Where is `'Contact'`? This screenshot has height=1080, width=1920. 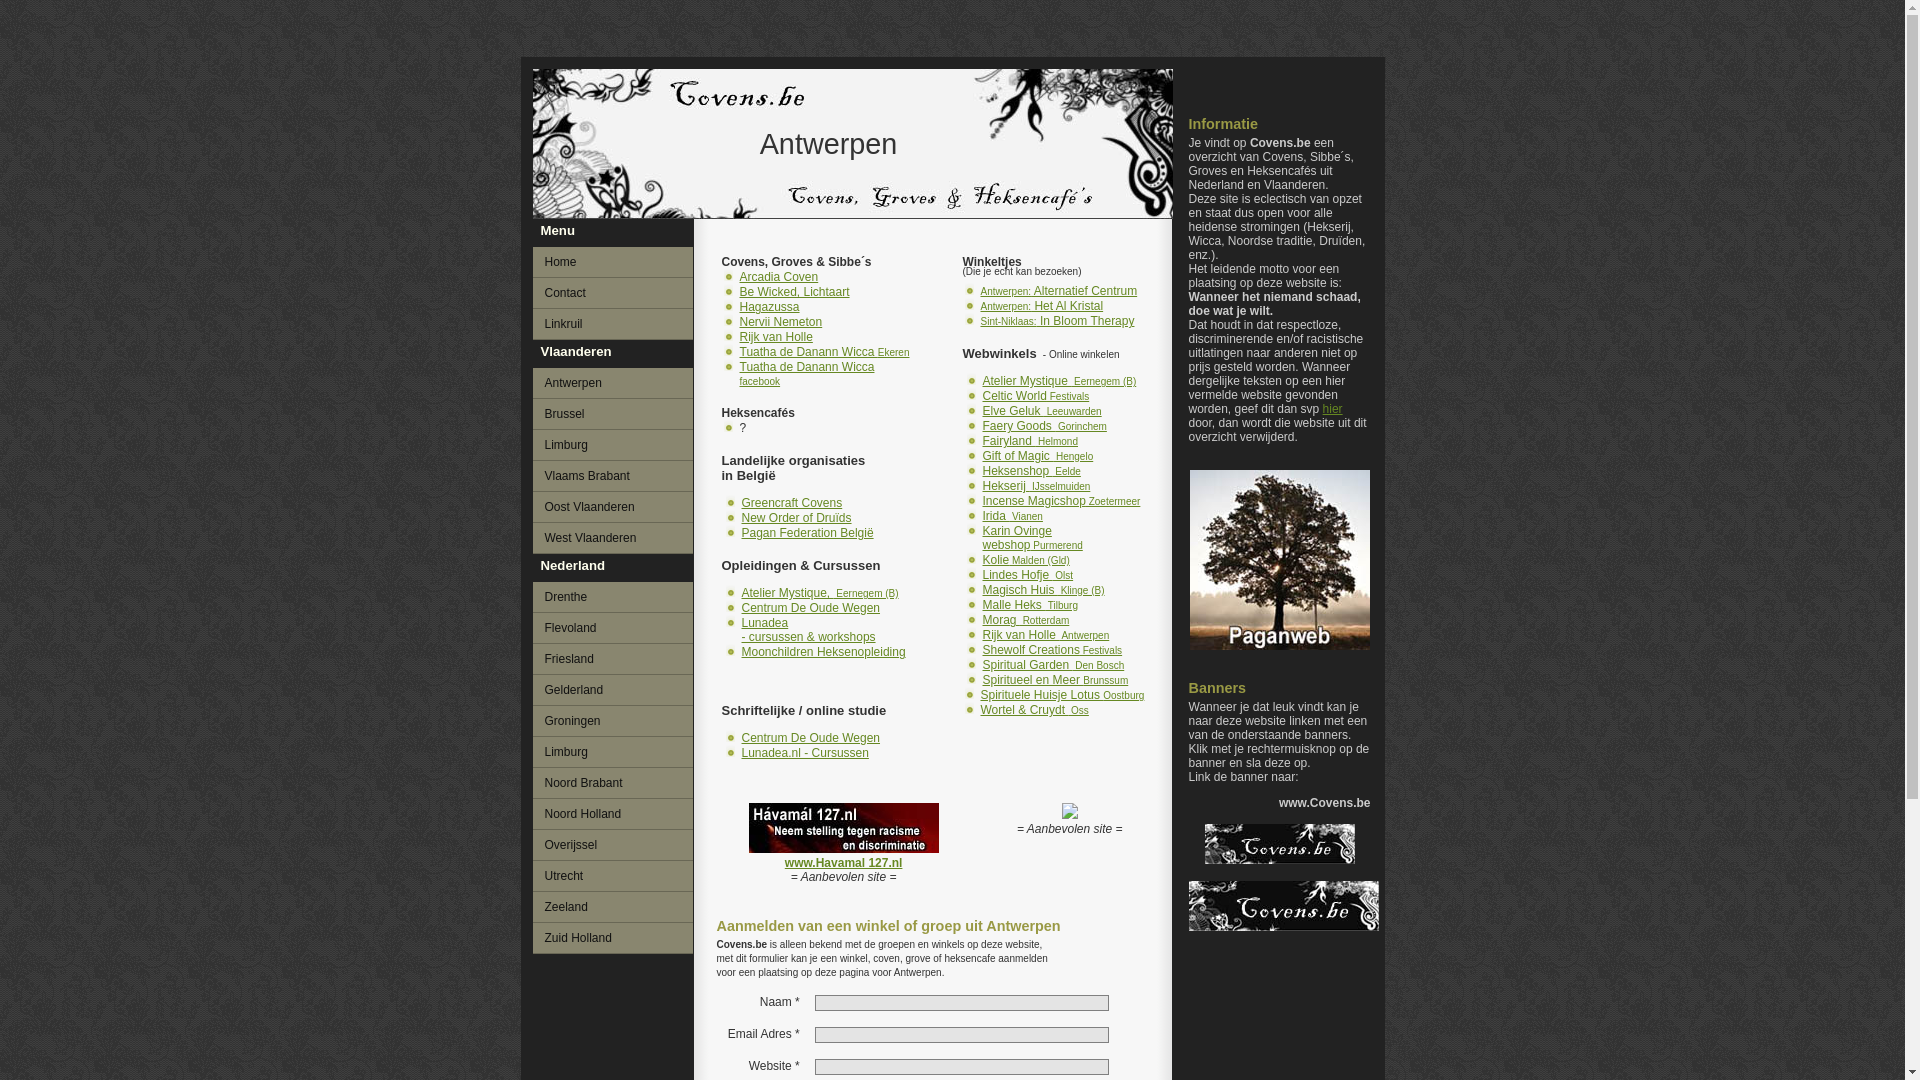 'Contact' is located at coordinates (610, 293).